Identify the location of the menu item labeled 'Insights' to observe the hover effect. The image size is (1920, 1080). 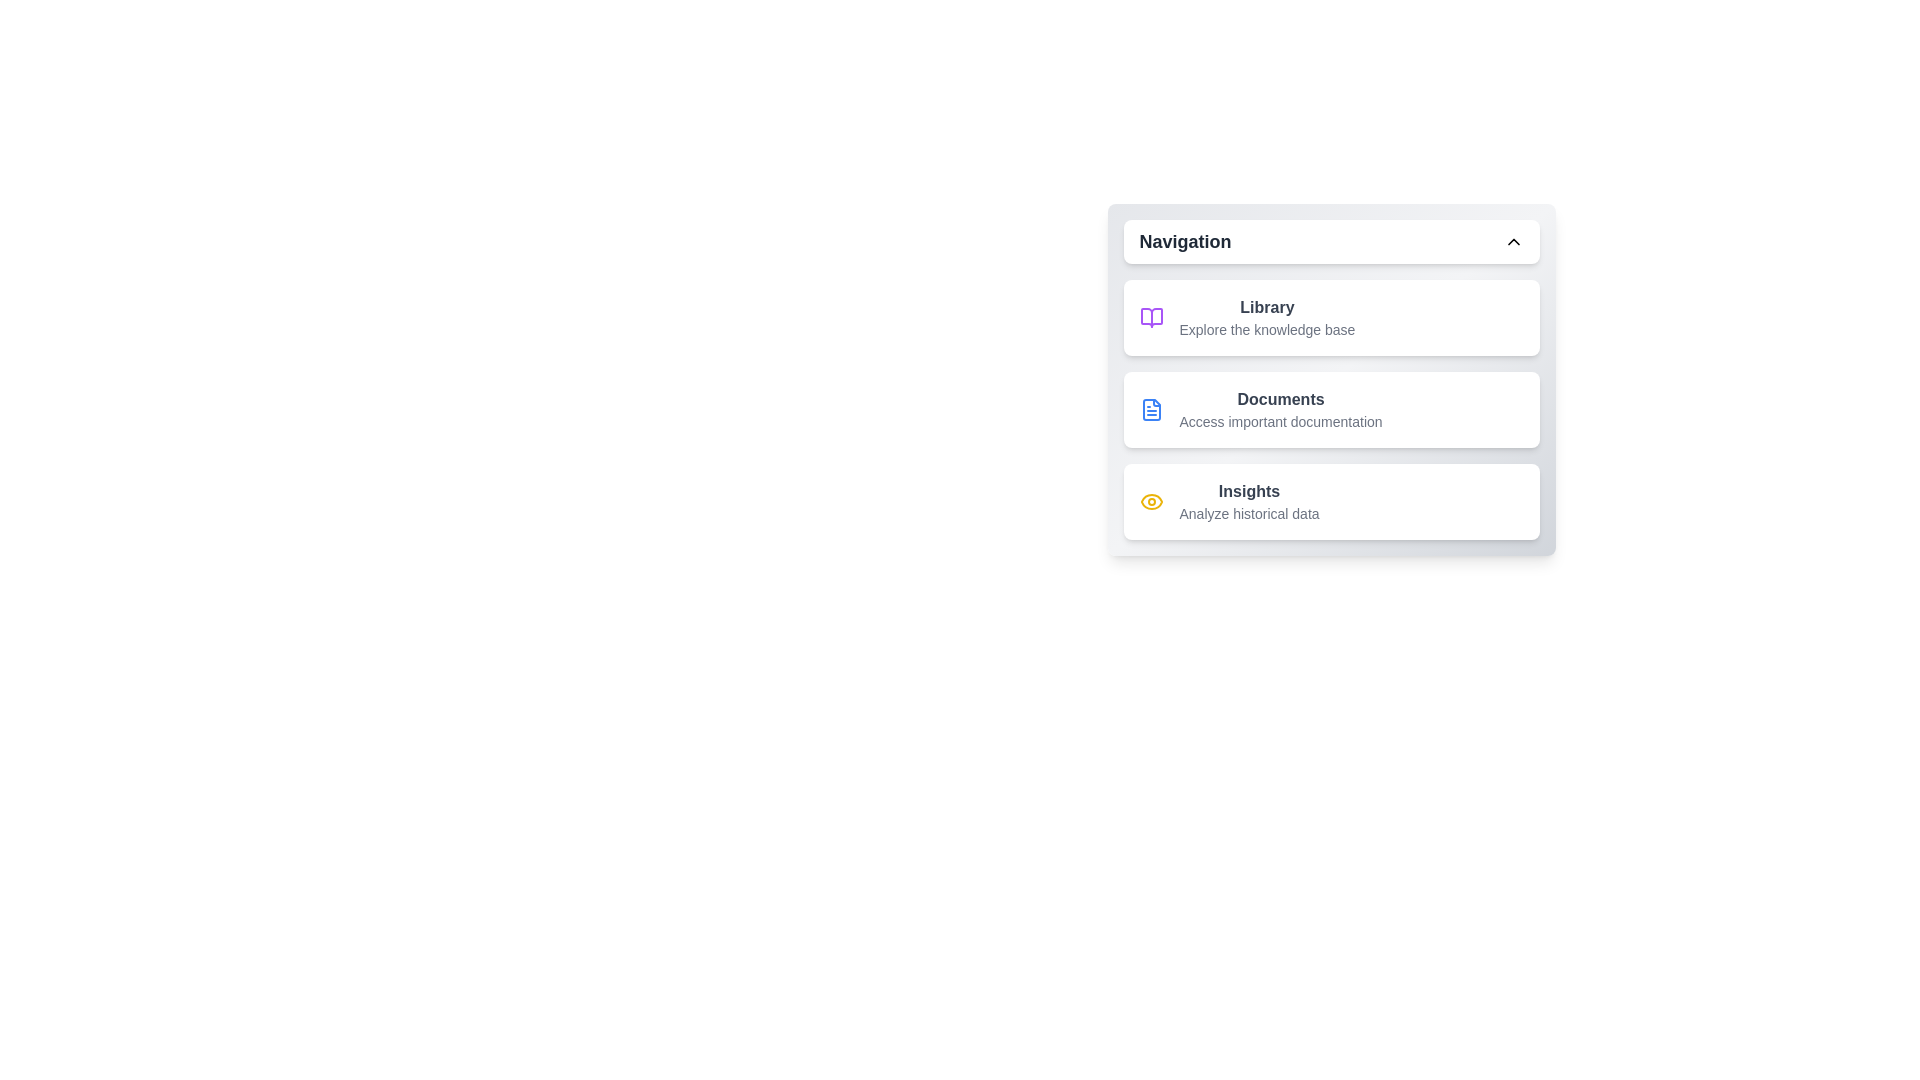
(1331, 500).